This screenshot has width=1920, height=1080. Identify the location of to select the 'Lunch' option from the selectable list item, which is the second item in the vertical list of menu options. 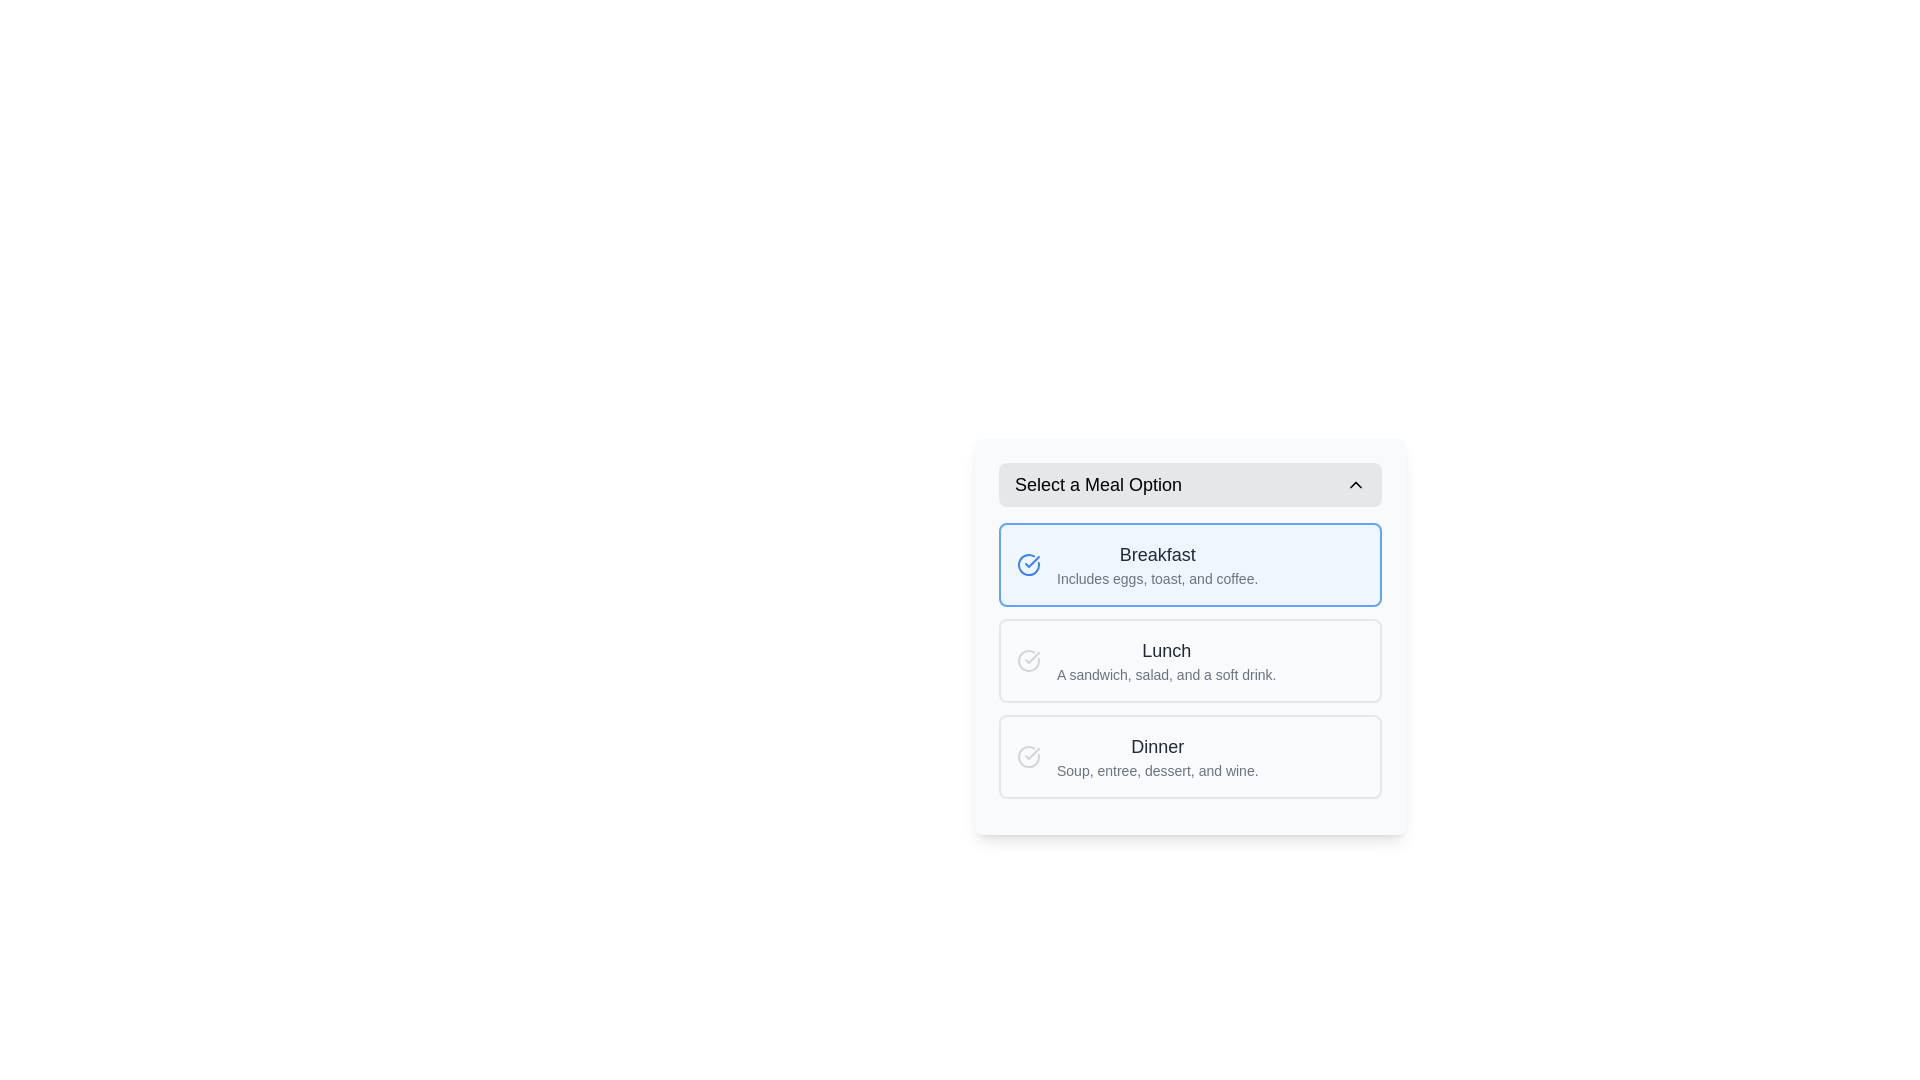
(1190, 660).